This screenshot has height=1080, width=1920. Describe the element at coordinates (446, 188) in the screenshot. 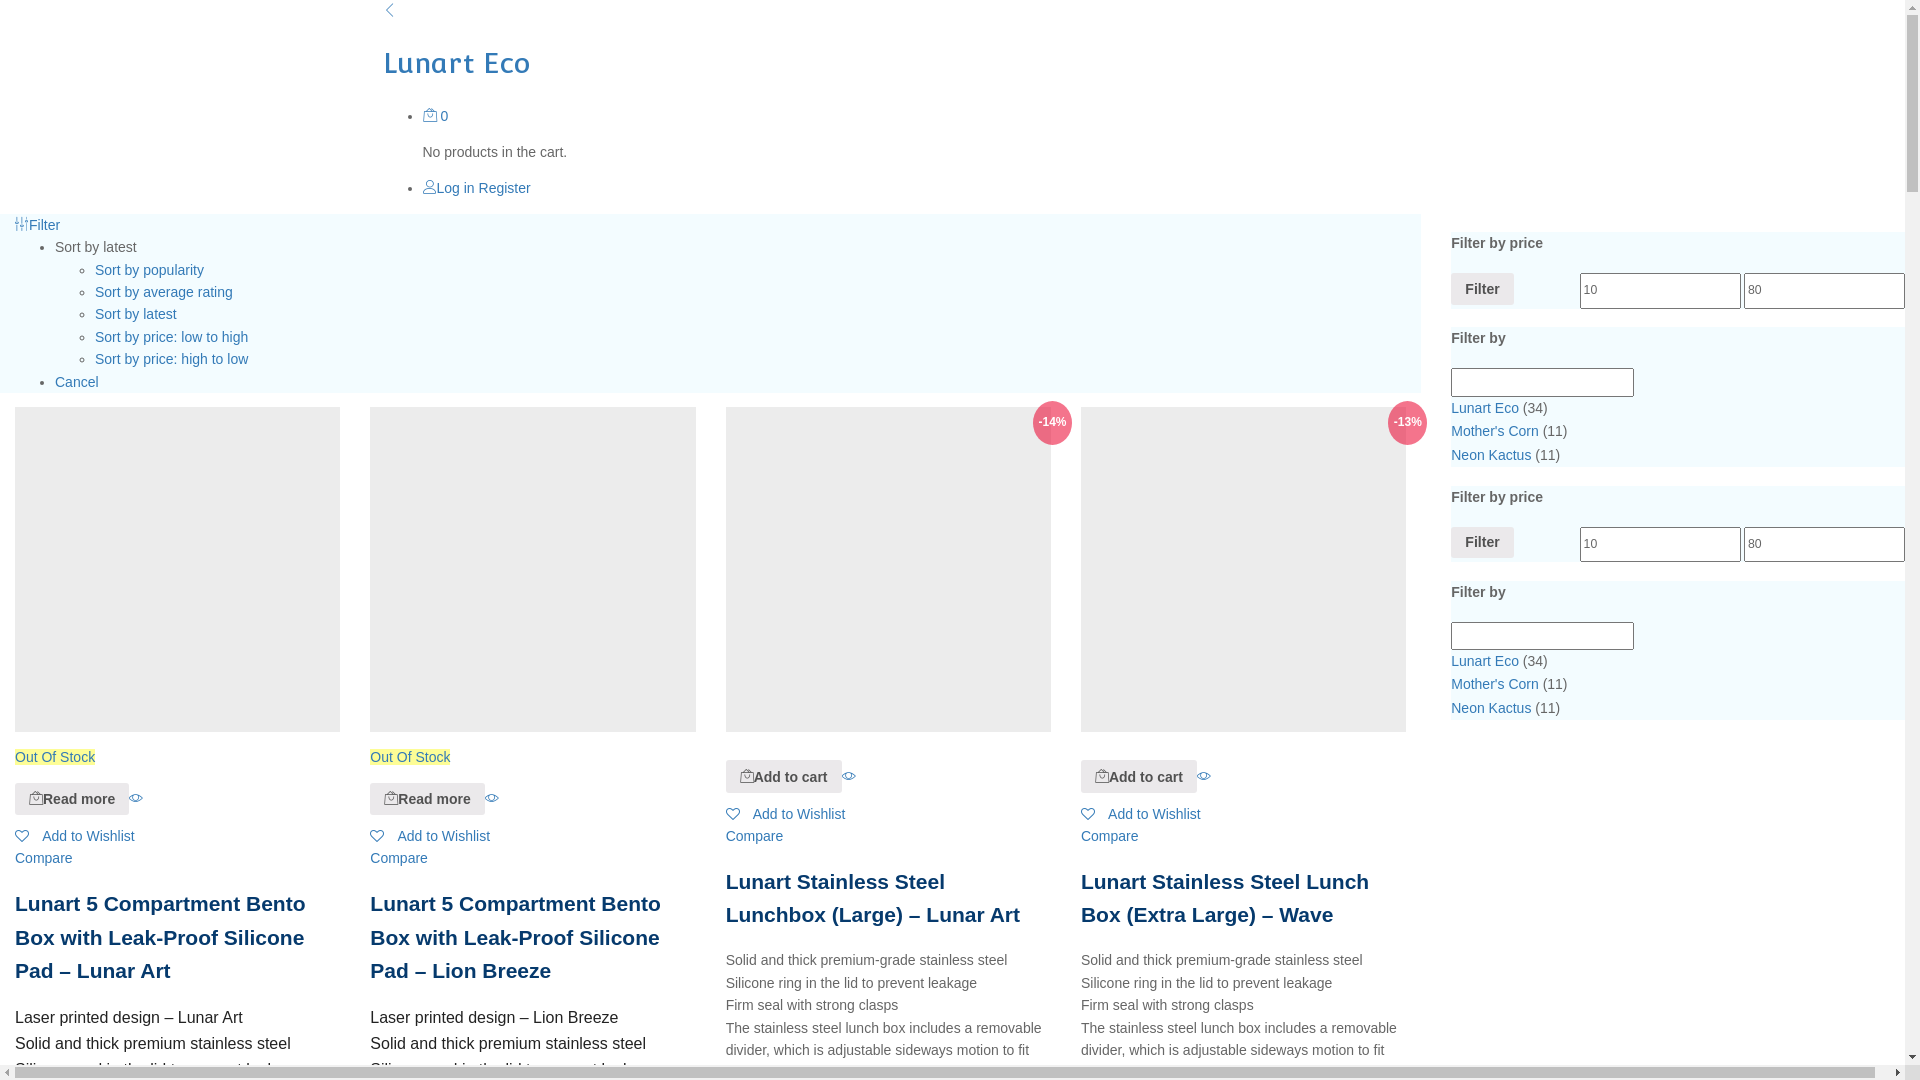

I see `'Log in'` at that location.